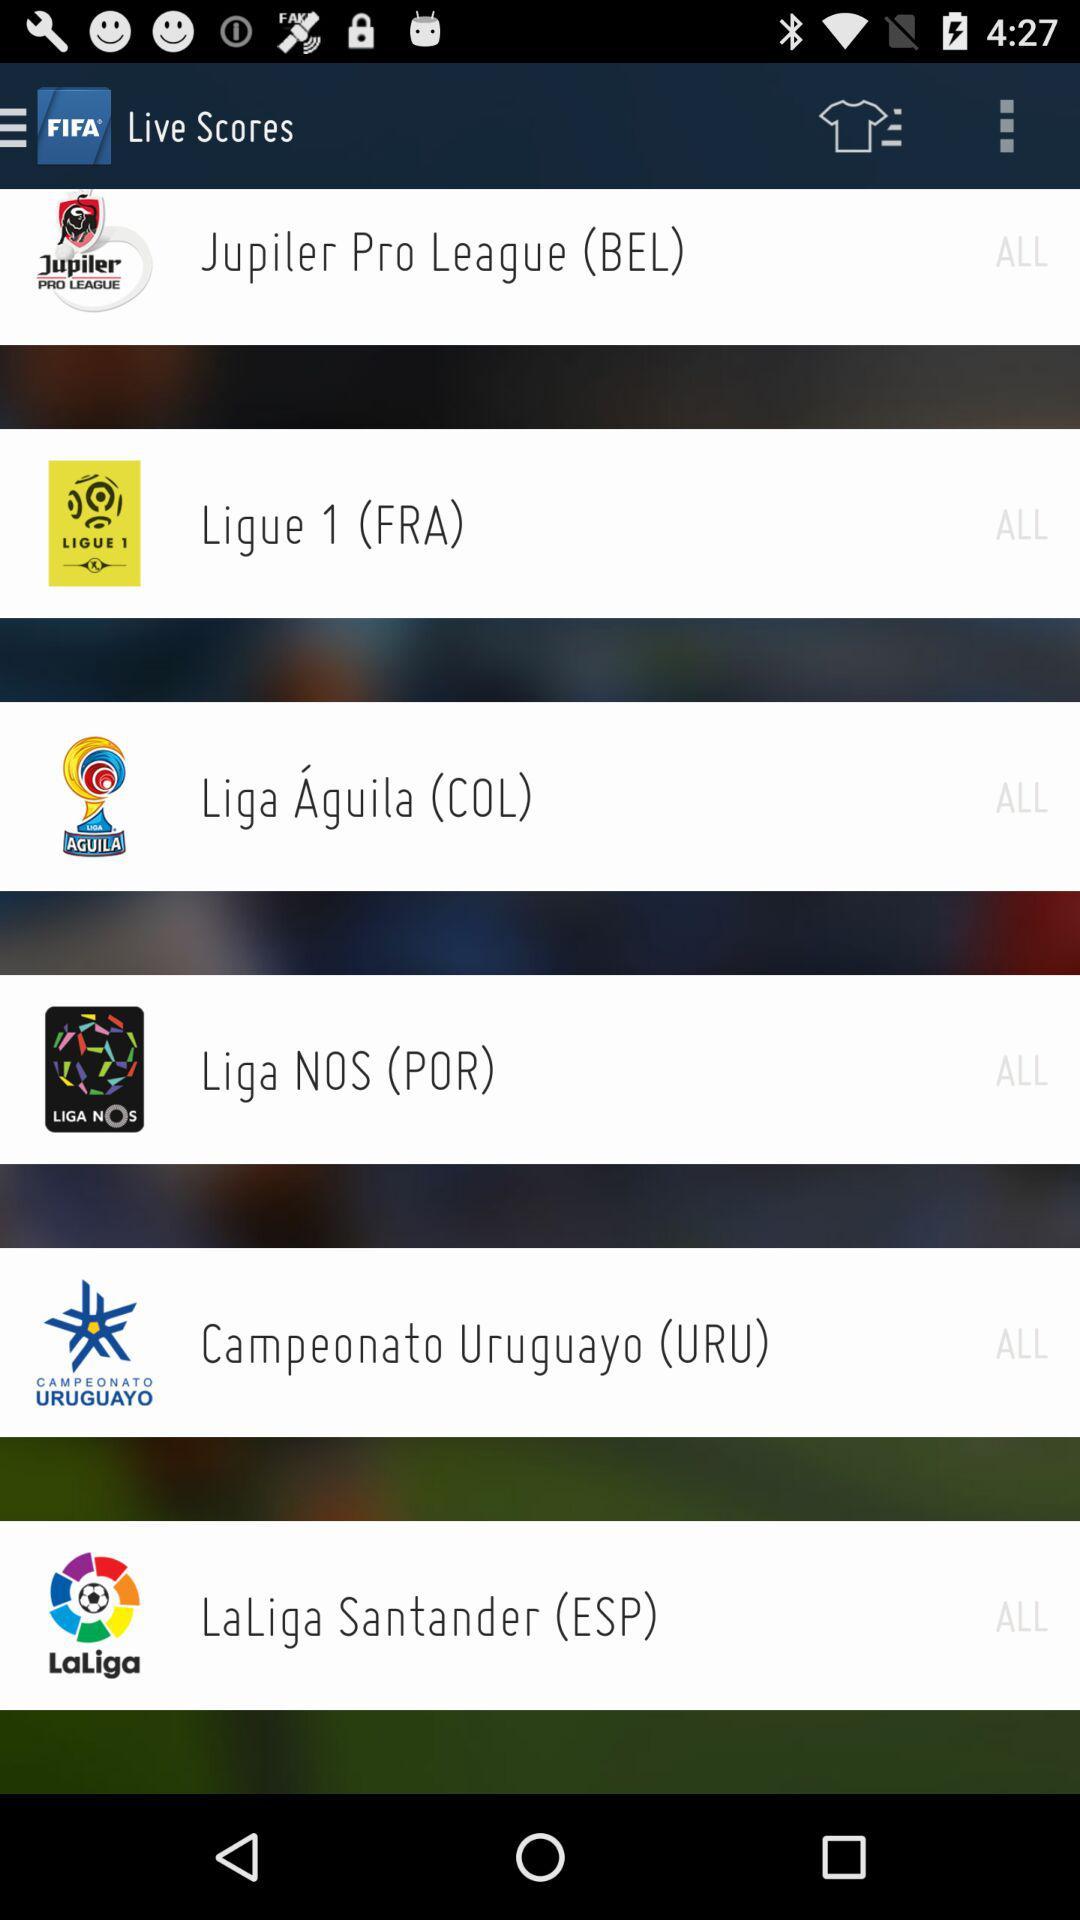 This screenshot has height=1920, width=1080. Describe the element at coordinates (596, 1342) in the screenshot. I see `campeonato uruguayo (uru) icon` at that location.